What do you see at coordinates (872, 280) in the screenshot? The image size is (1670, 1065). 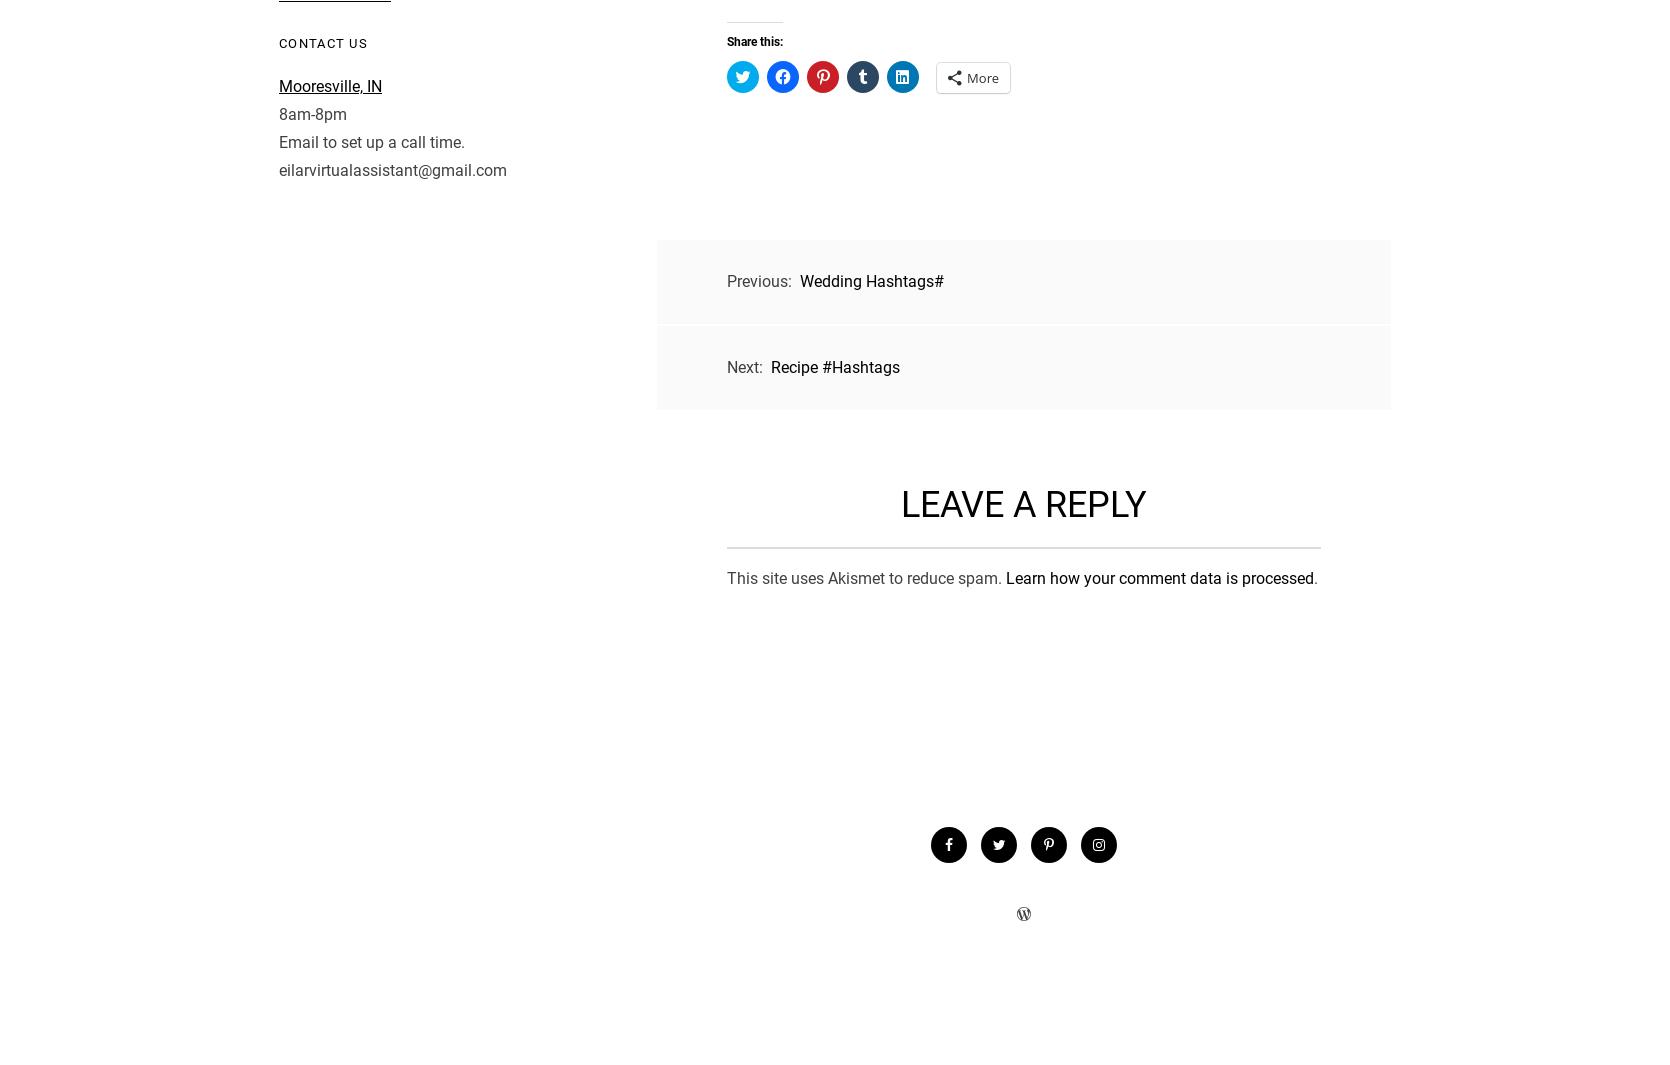 I see `'Wedding Hashtags#'` at bounding box center [872, 280].